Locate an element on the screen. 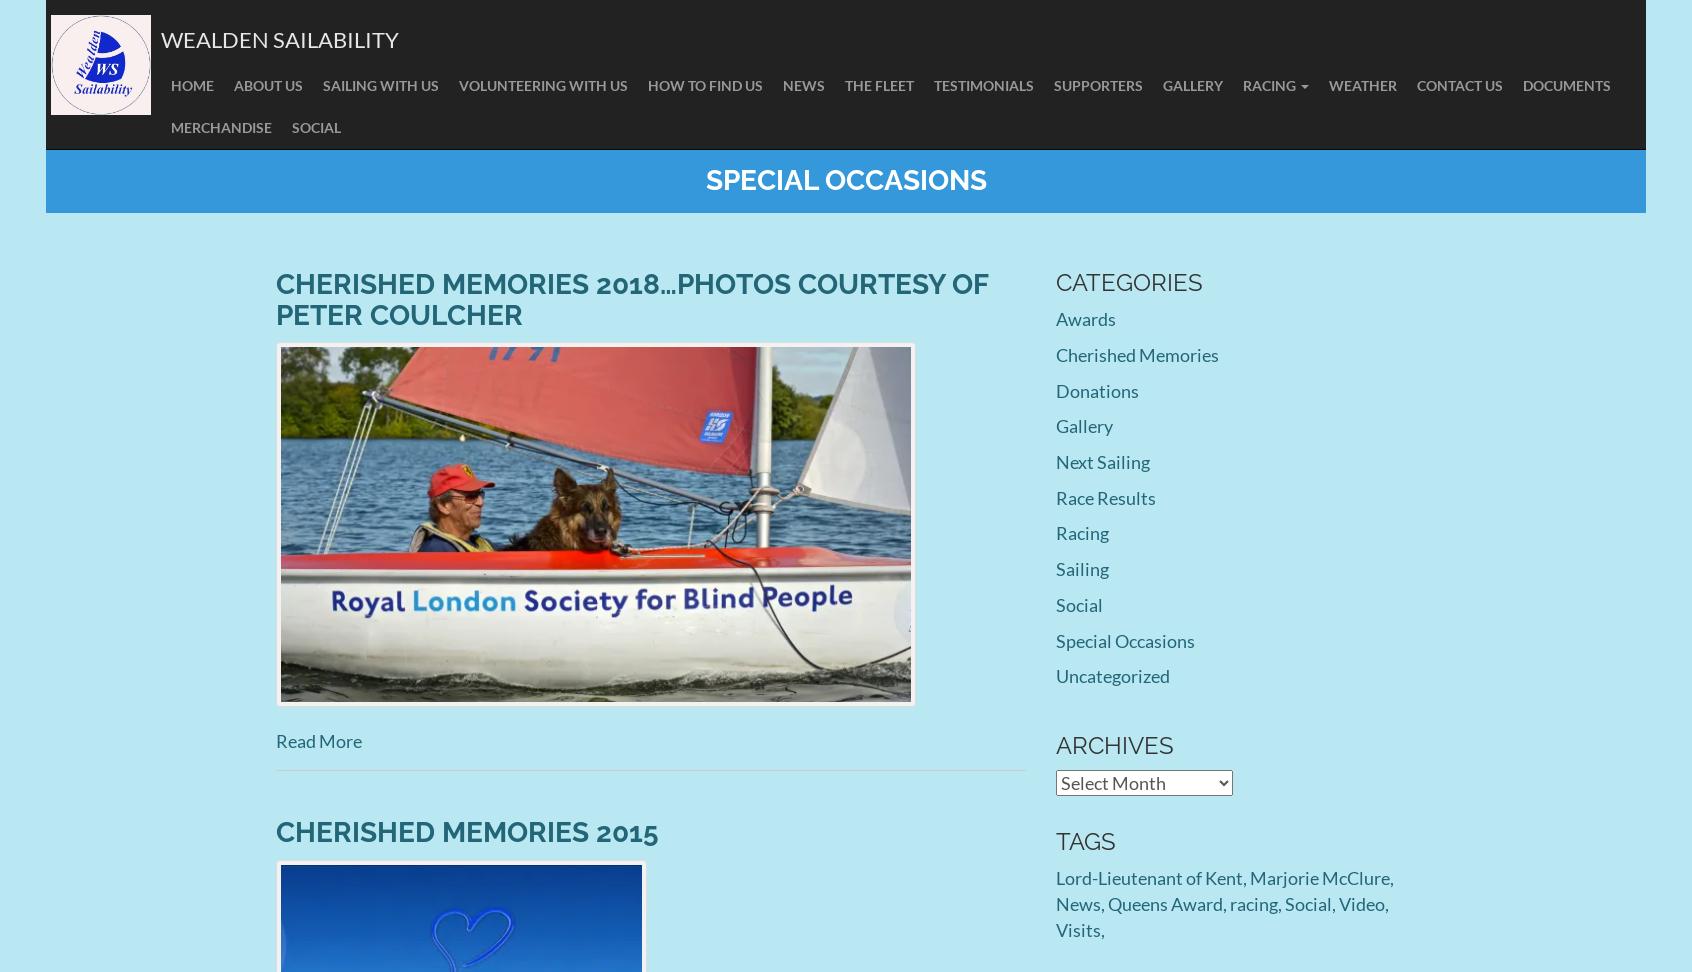 Image resolution: width=1692 pixels, height=972 pixels. 'Merchandise' is located at coordinates (170, 127).